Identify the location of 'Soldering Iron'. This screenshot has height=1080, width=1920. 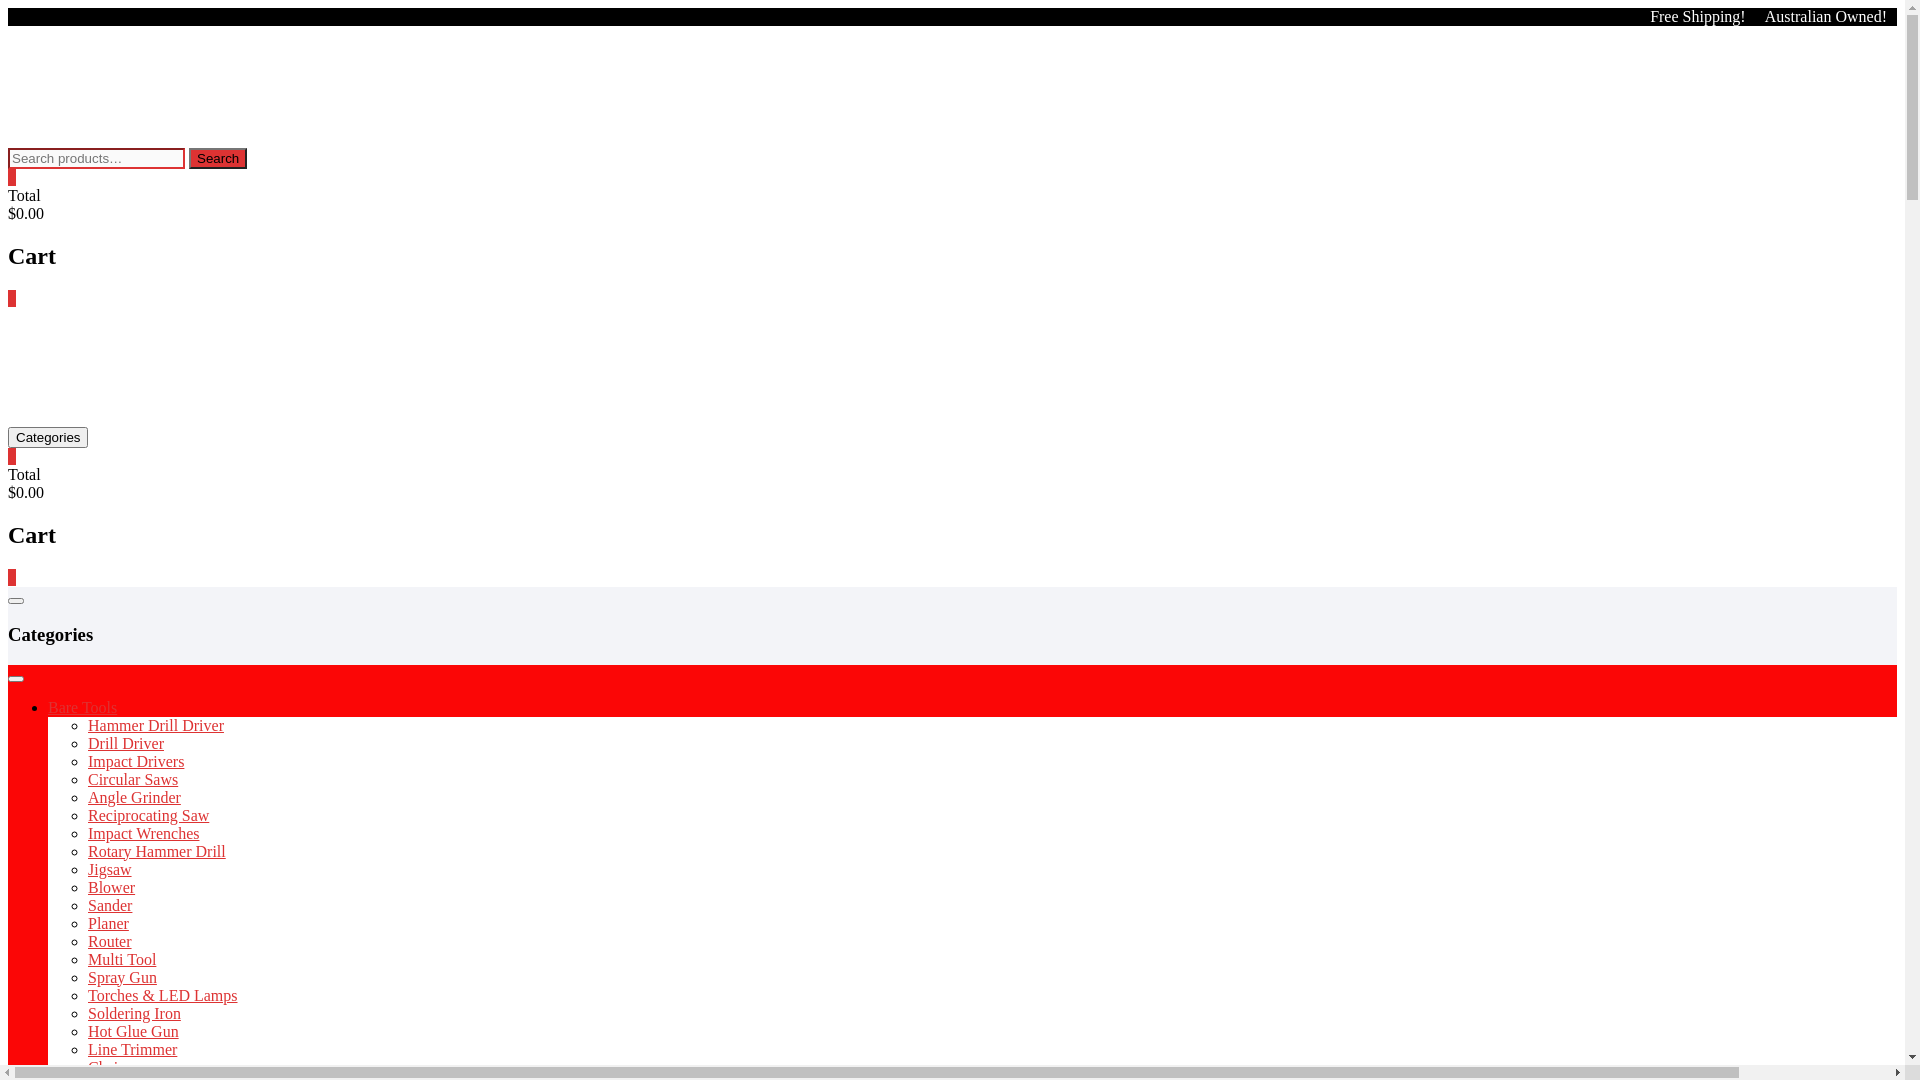
(86, 1013).